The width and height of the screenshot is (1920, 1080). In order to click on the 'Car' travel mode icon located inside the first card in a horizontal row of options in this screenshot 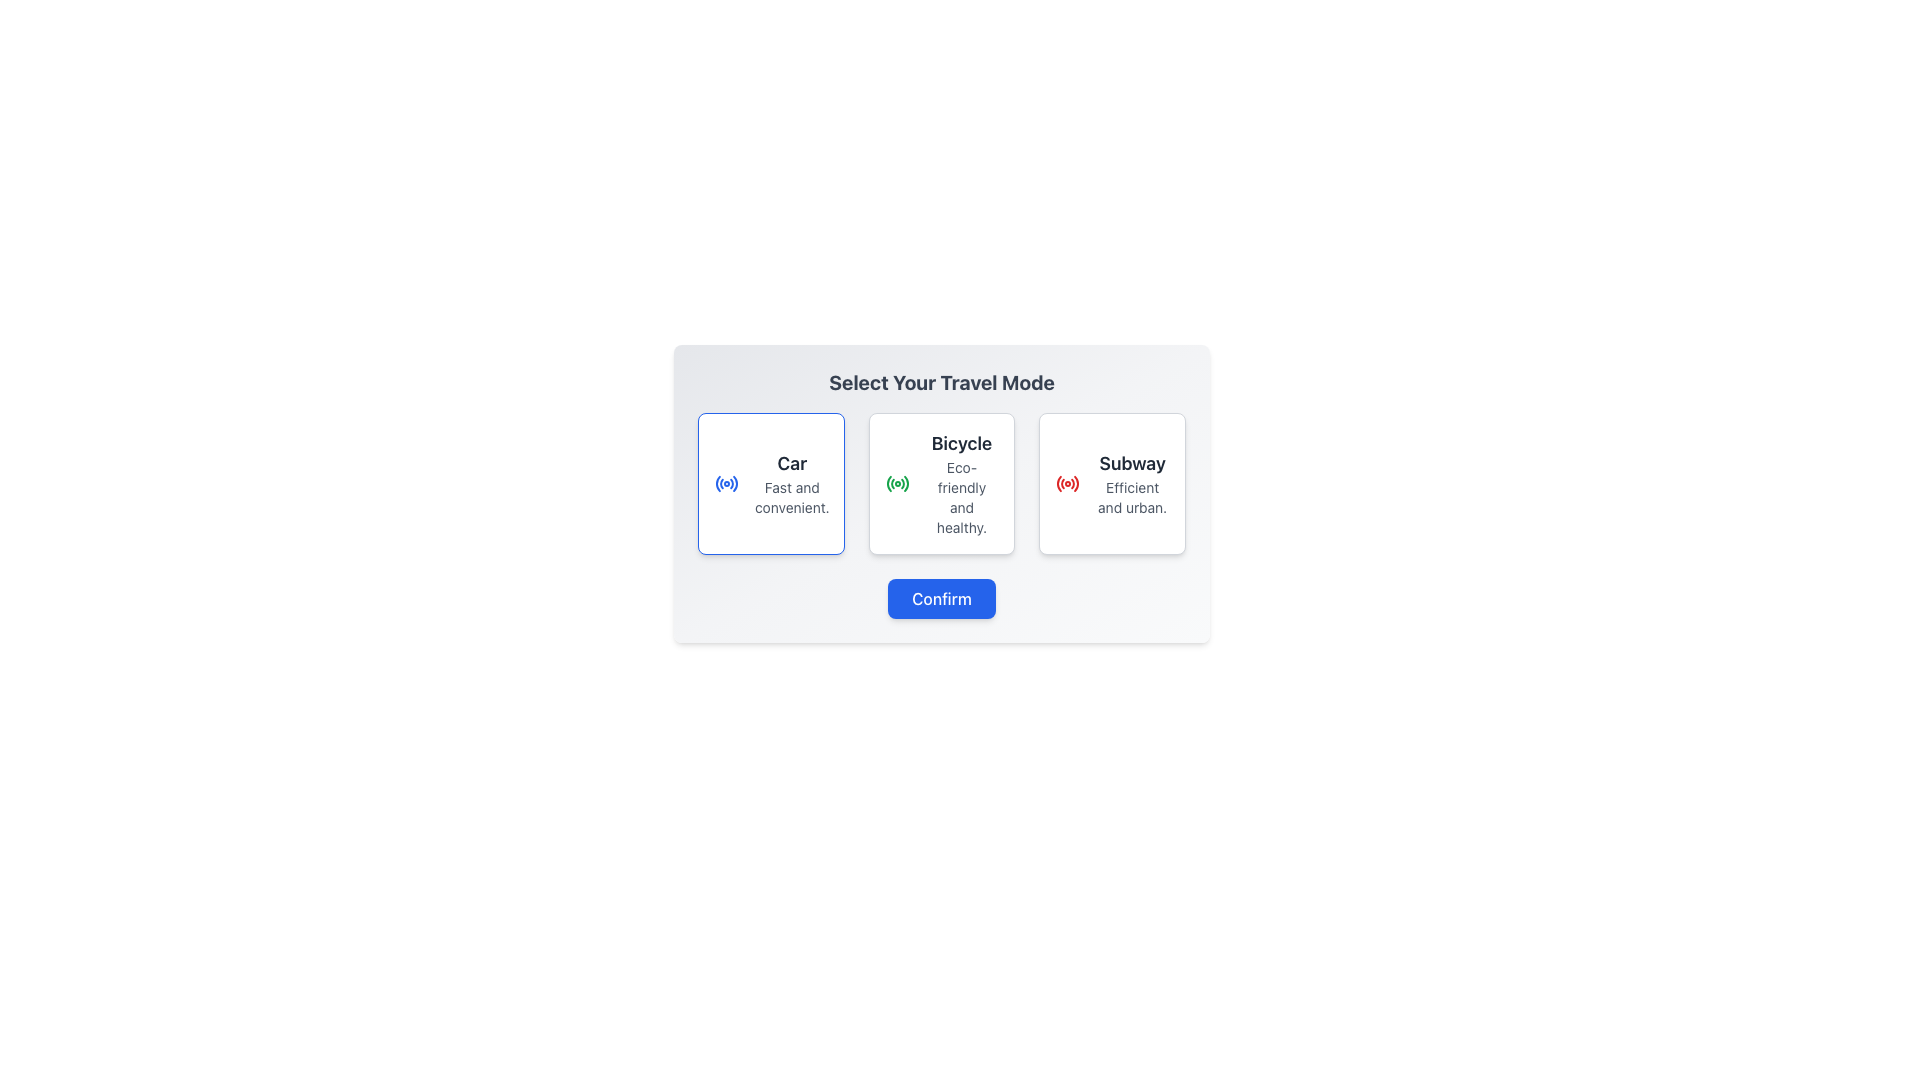, I will do `click(725, 483)`.